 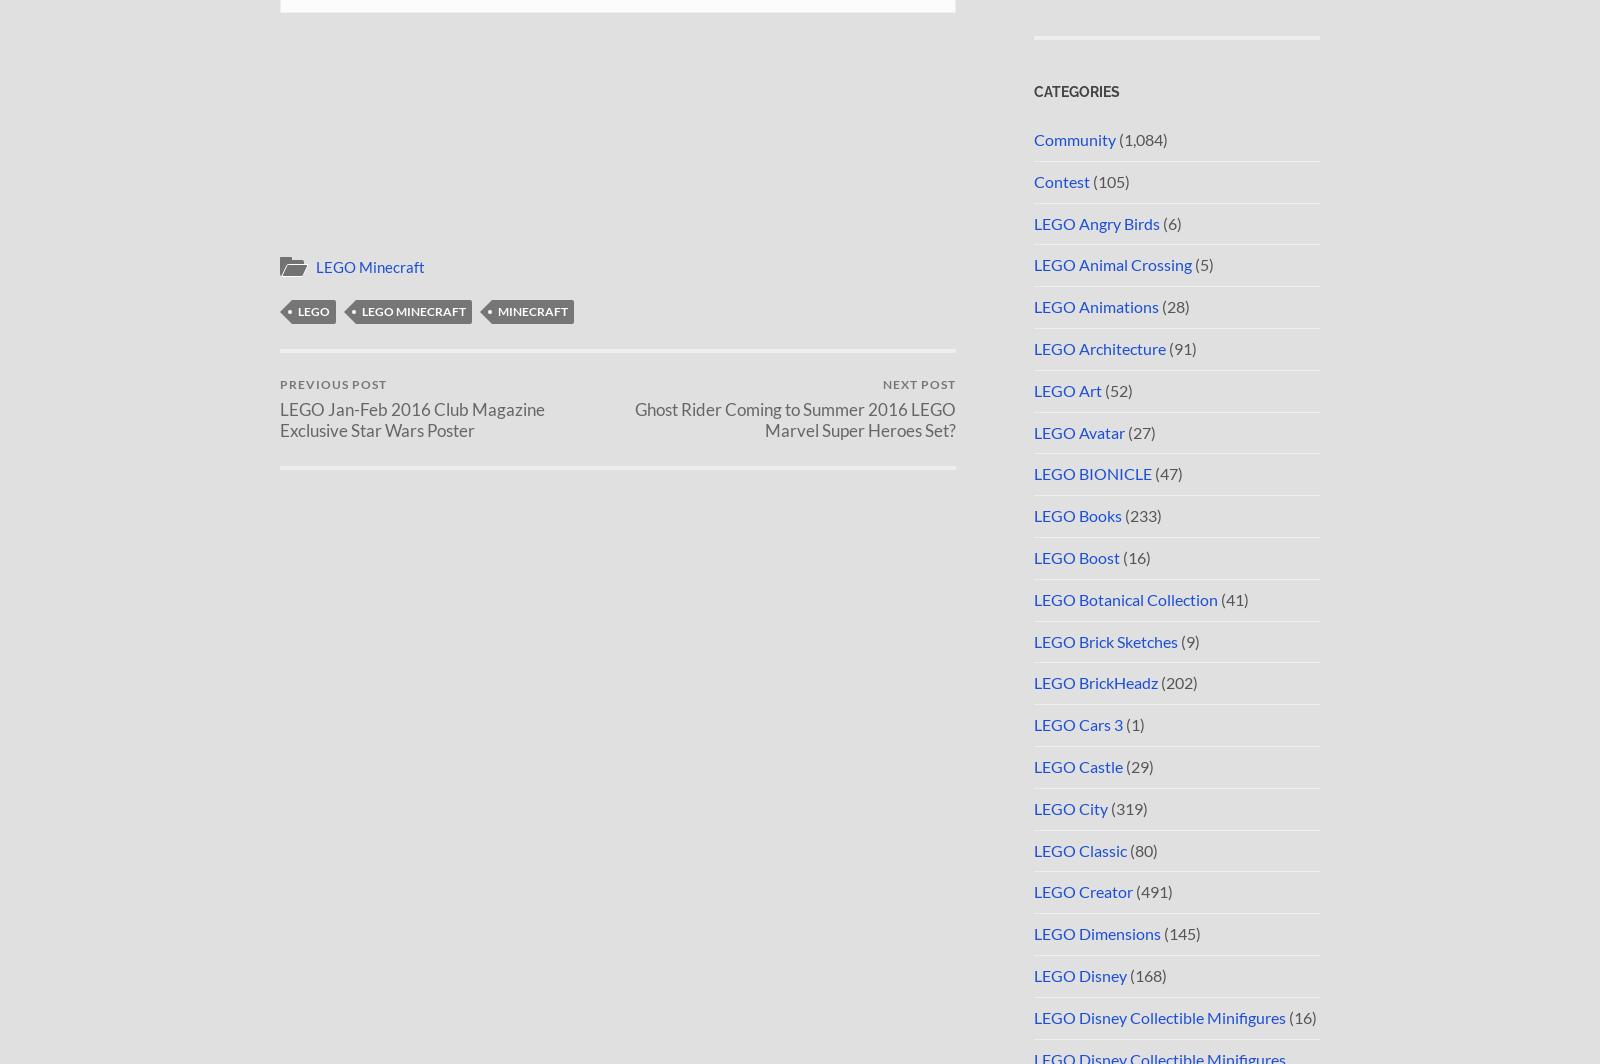 I want to click on '(168)', so click(x=1127, y=974).